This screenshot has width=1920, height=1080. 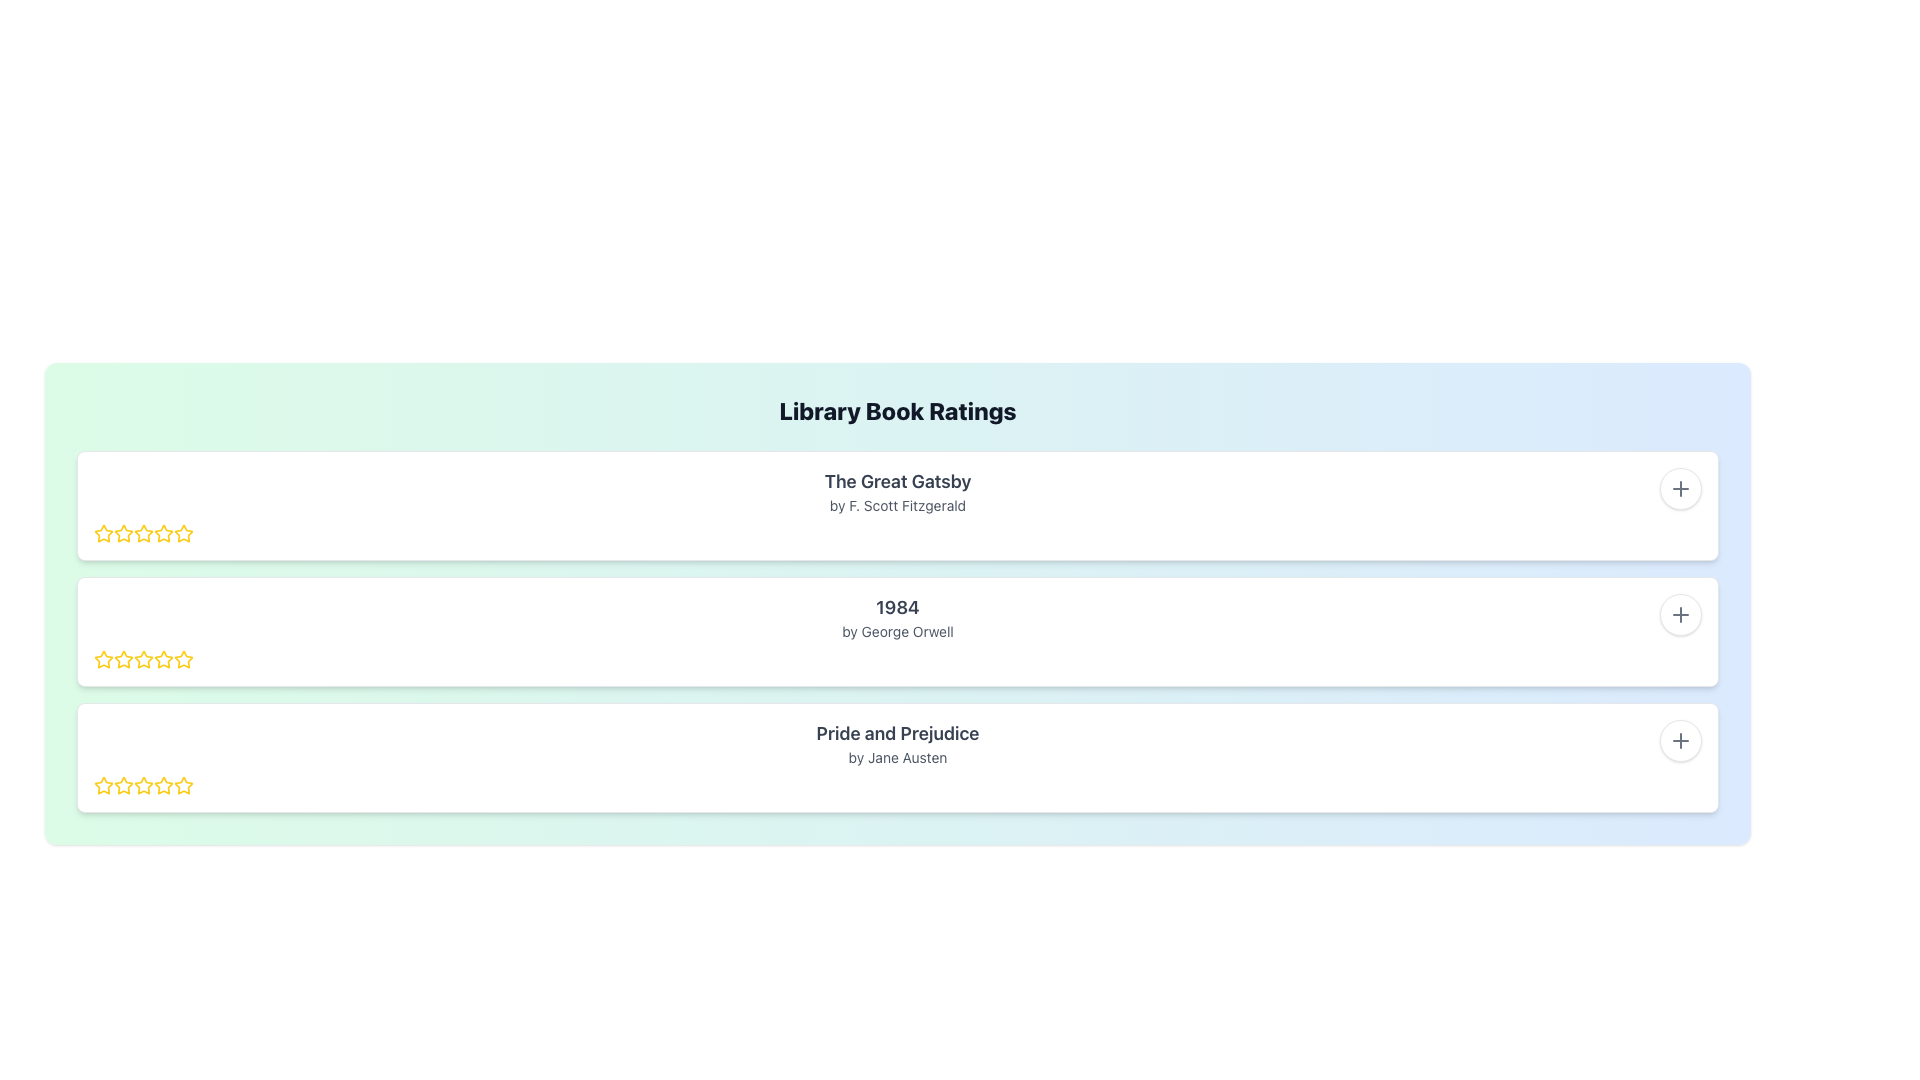 I want to click on the yellow hollow star icon representing the sixth star in the rating component for the book '1984' by George Orwell, so click(x=163, y=659).